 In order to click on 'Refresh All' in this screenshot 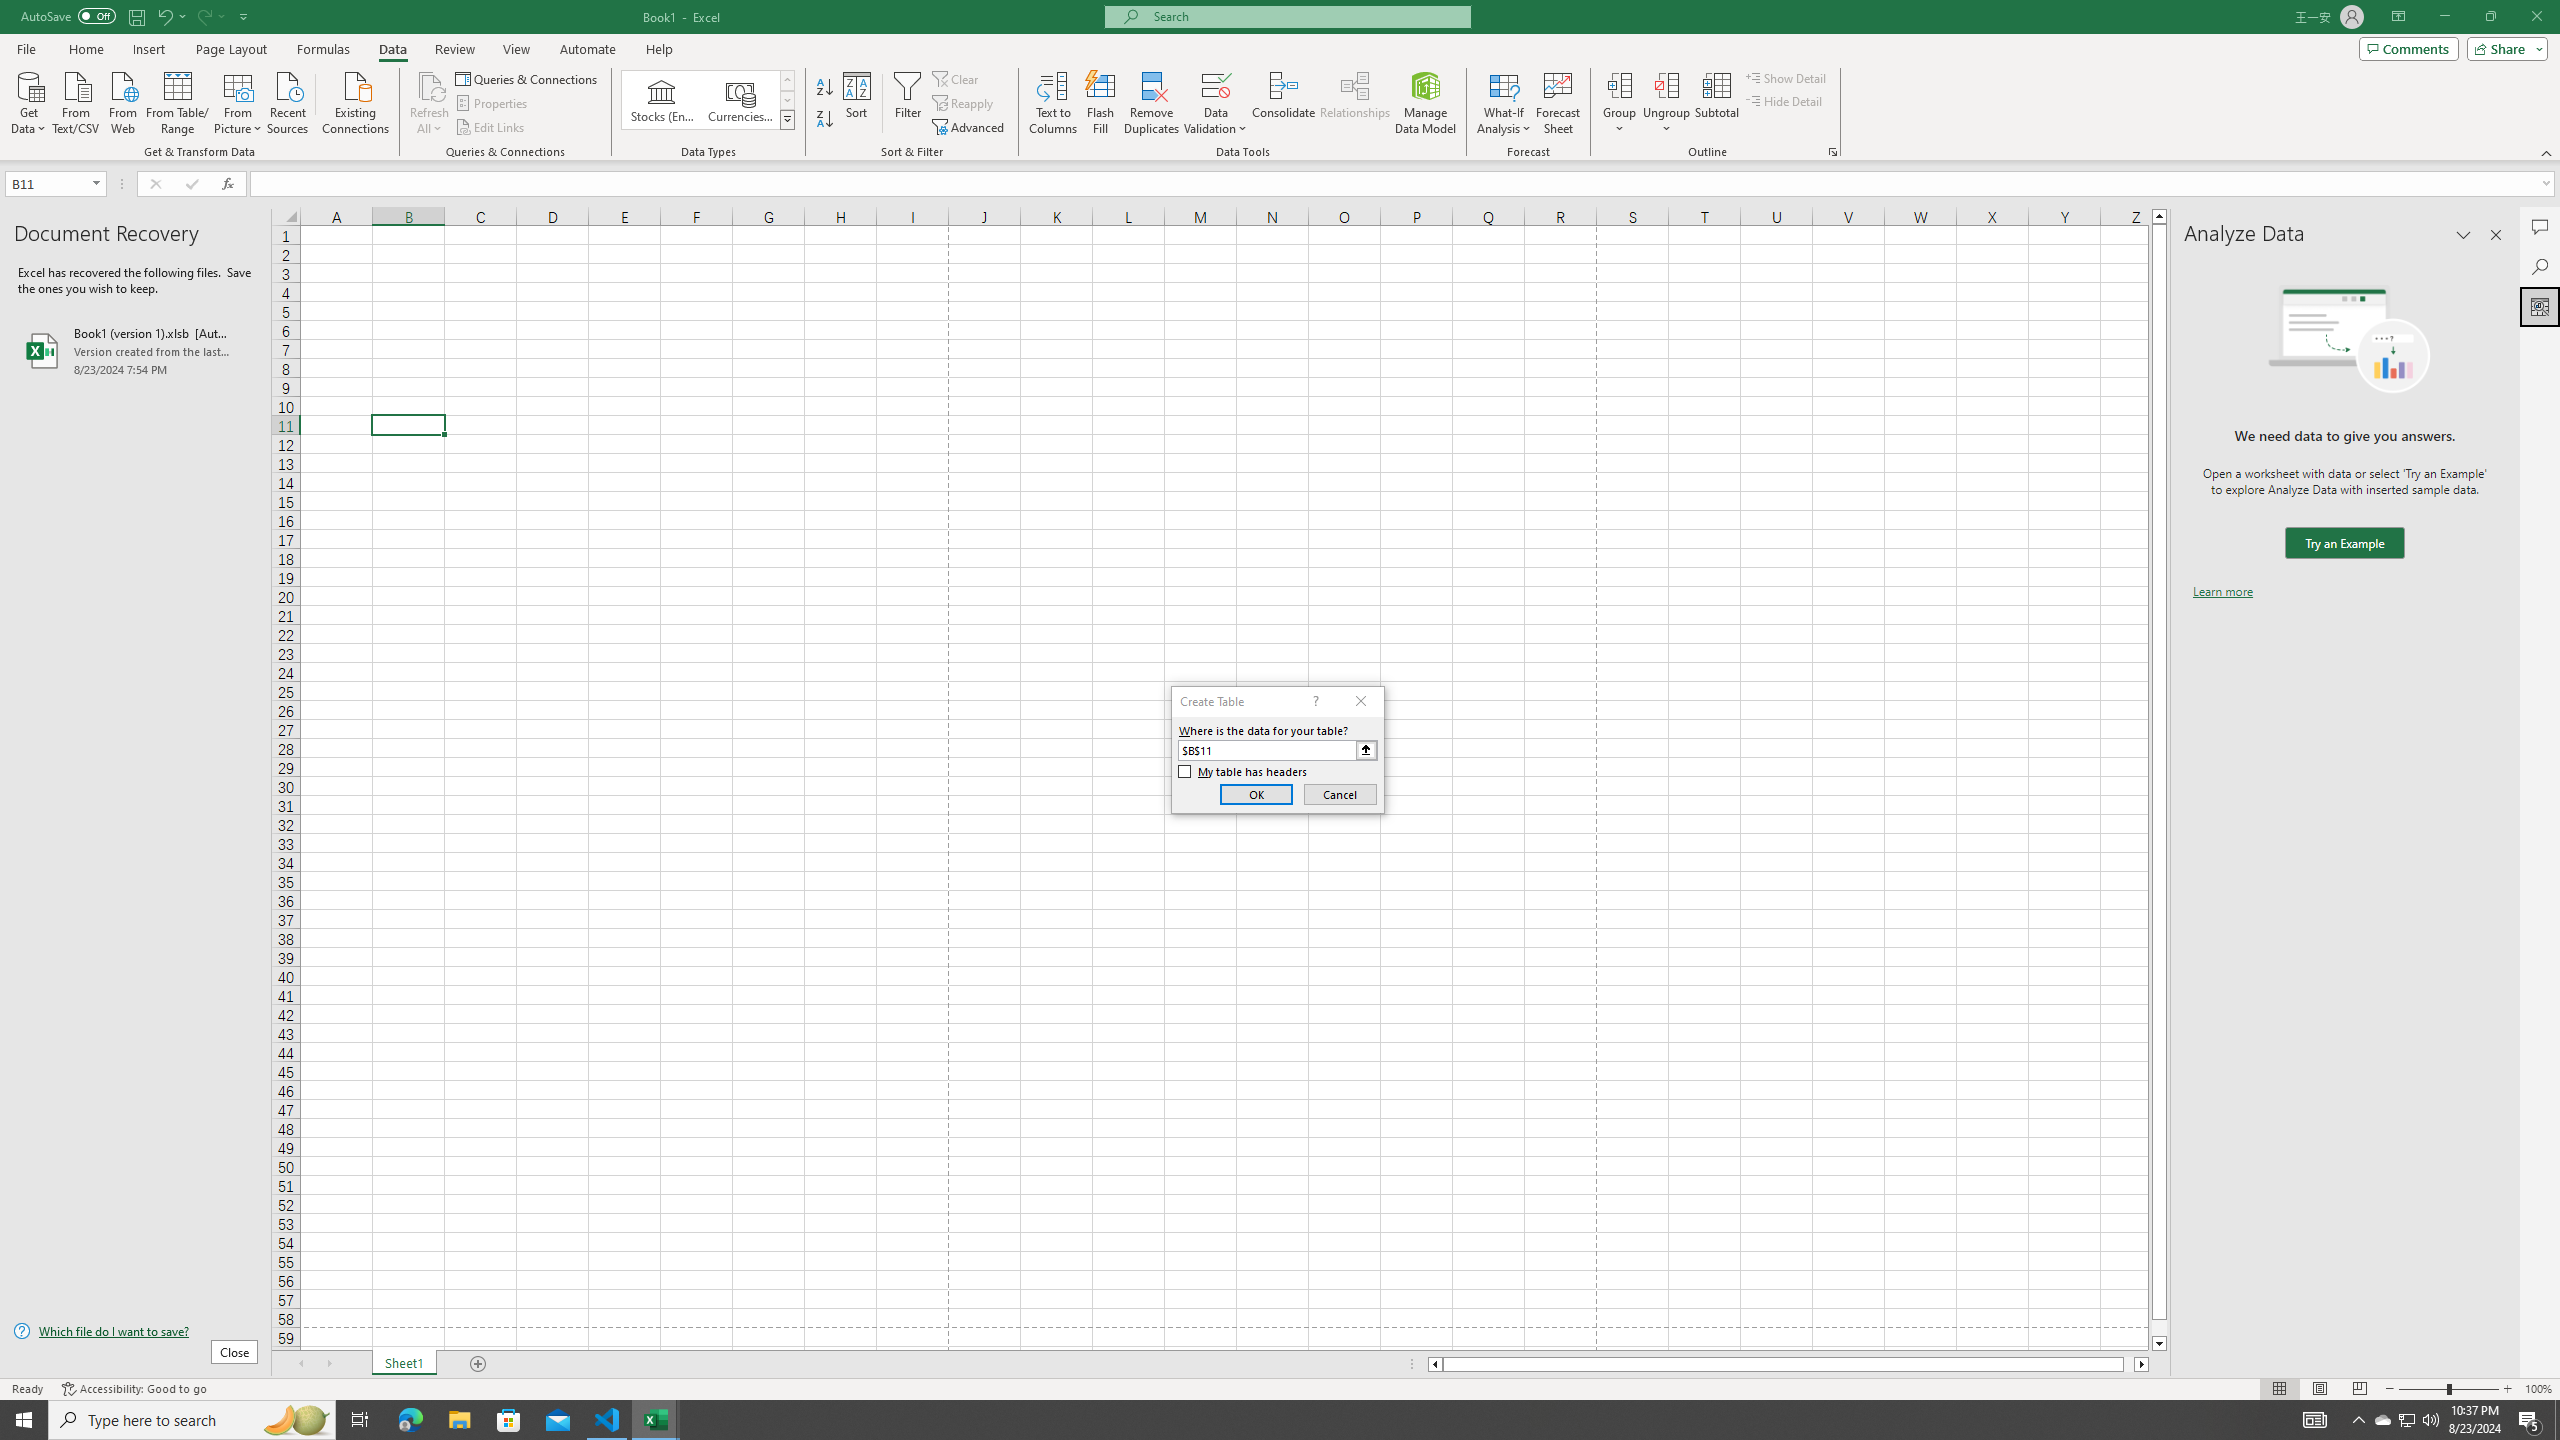, I will do `click(429, 103)`.